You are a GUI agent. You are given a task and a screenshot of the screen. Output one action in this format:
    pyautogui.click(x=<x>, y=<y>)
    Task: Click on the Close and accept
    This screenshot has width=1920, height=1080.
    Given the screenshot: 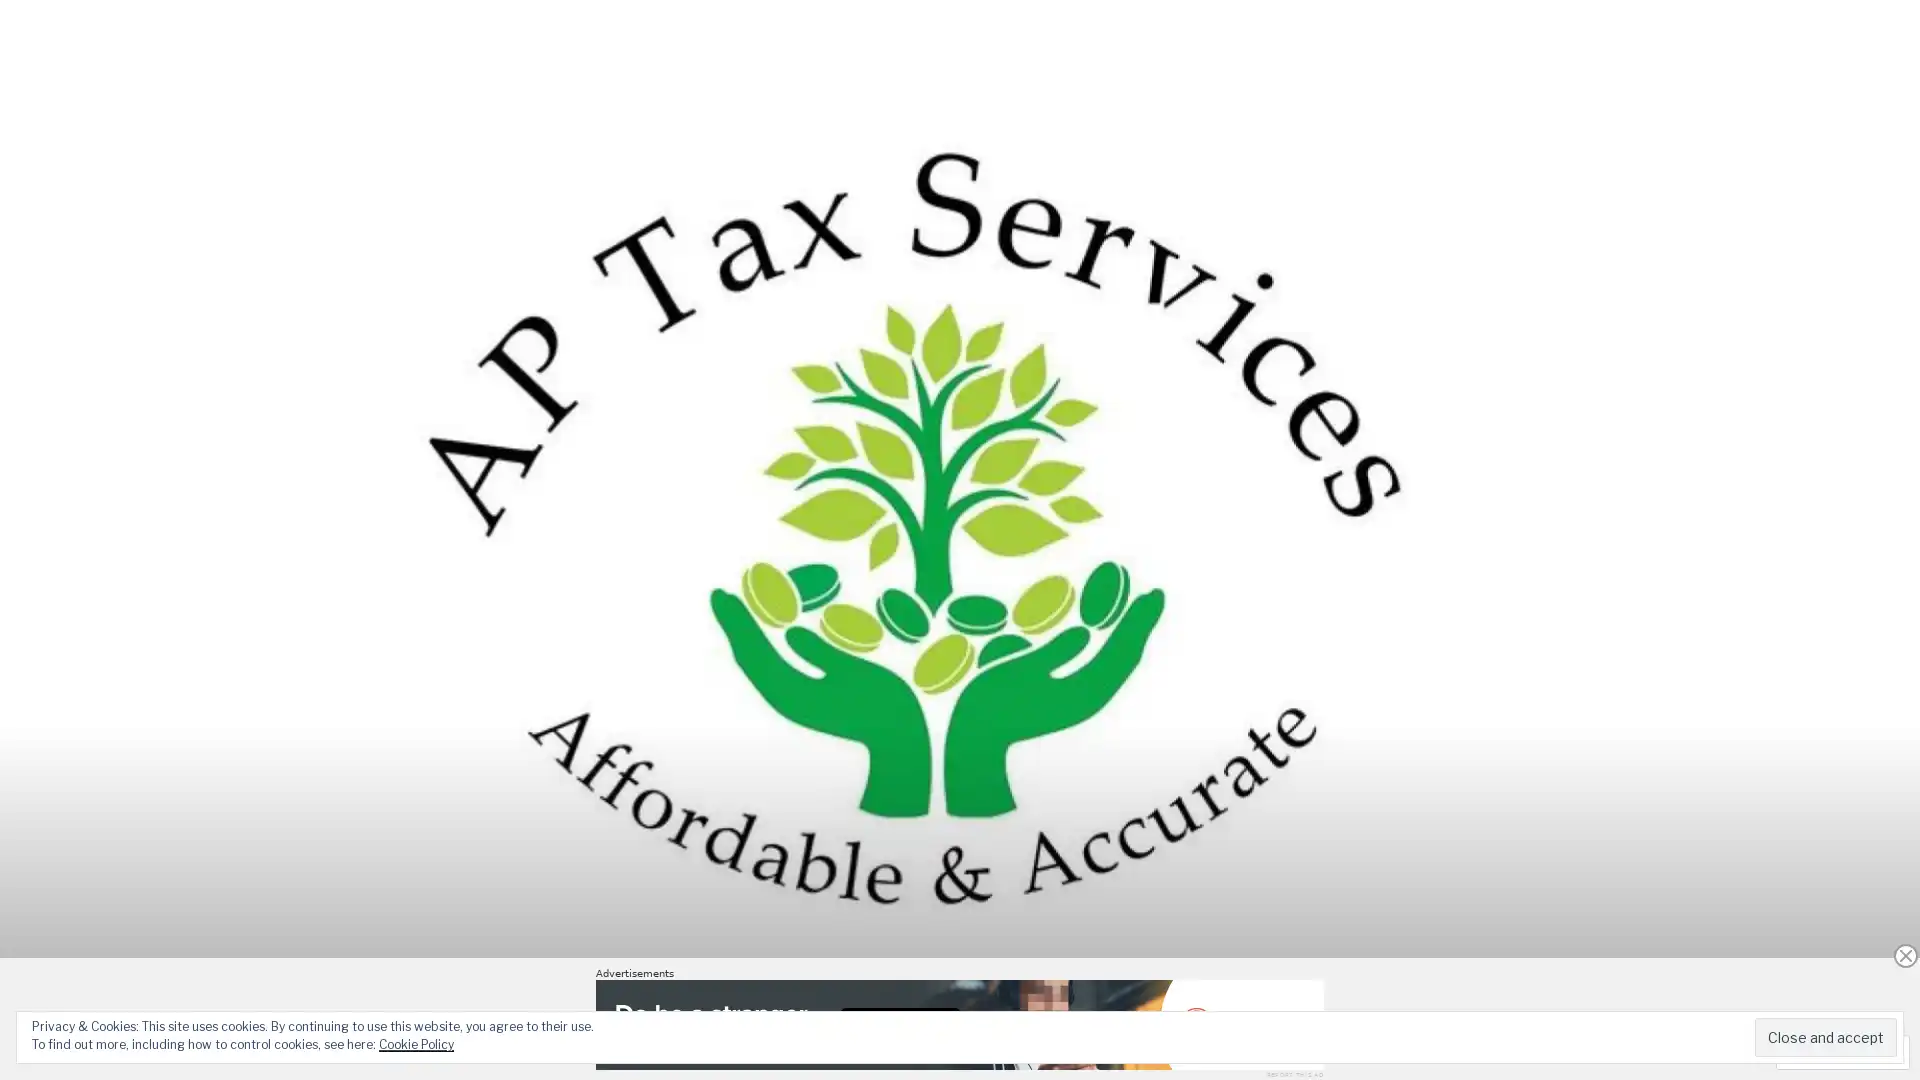 What is the action you would take?
    pyautogui.click(x=1825, y=1036)
    